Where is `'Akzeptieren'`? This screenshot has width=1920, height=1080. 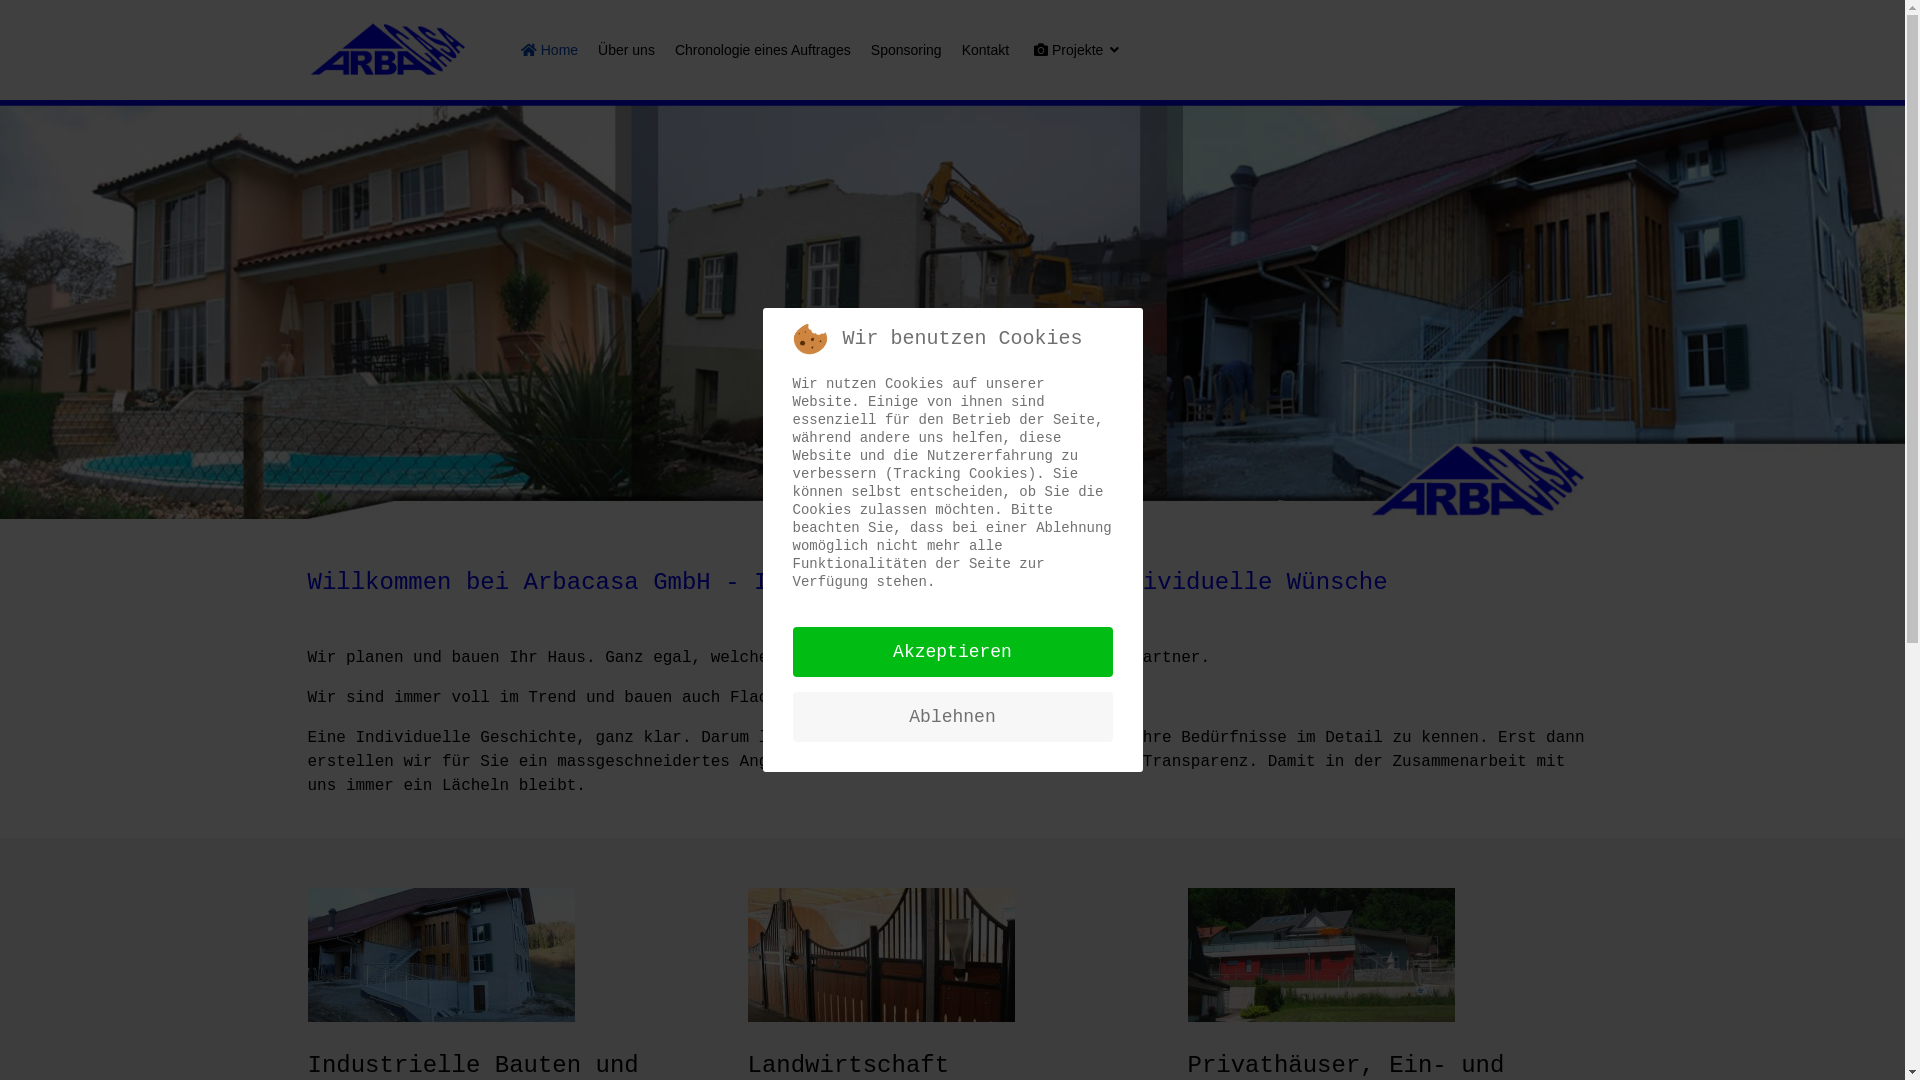
'Akzeptieren' is located at coordinates (950, 651).